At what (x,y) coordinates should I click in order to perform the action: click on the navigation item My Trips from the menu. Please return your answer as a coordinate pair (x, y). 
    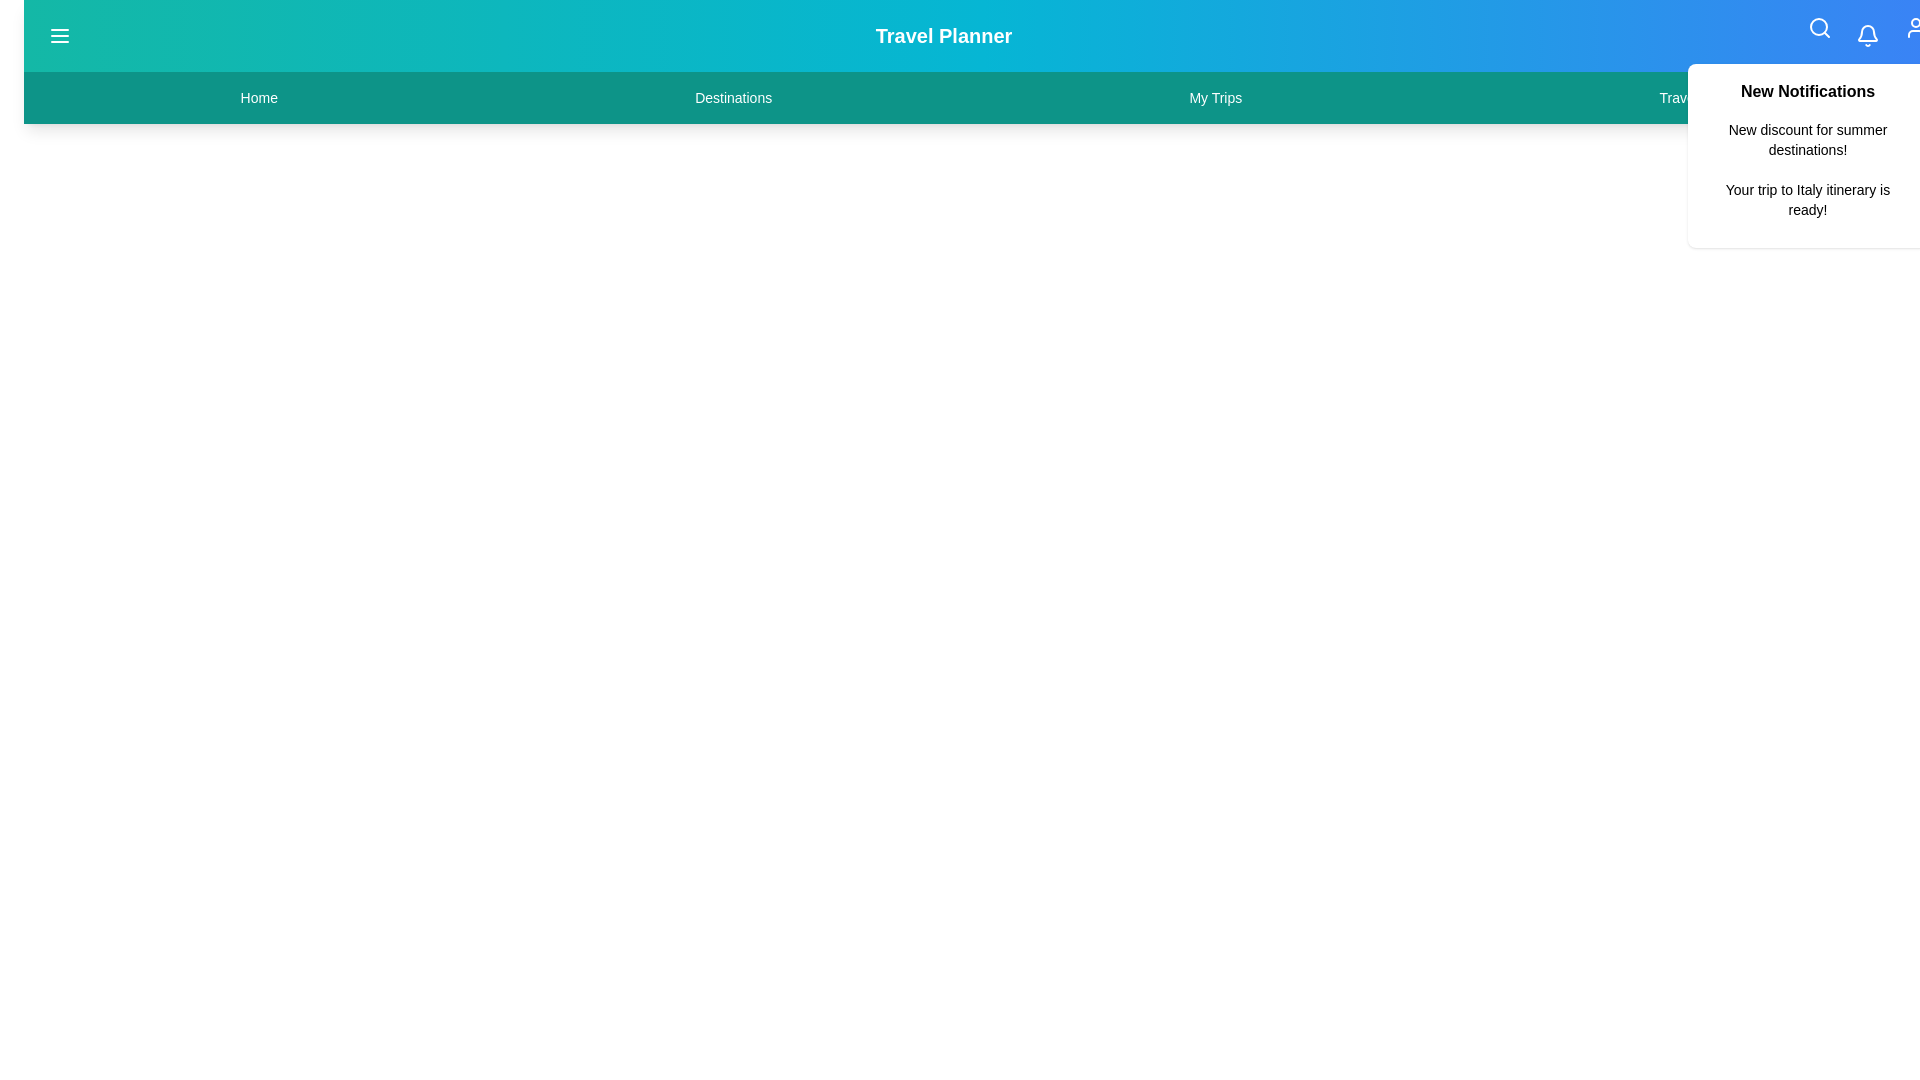
    Looking at the image, I should click on (1213, 97).